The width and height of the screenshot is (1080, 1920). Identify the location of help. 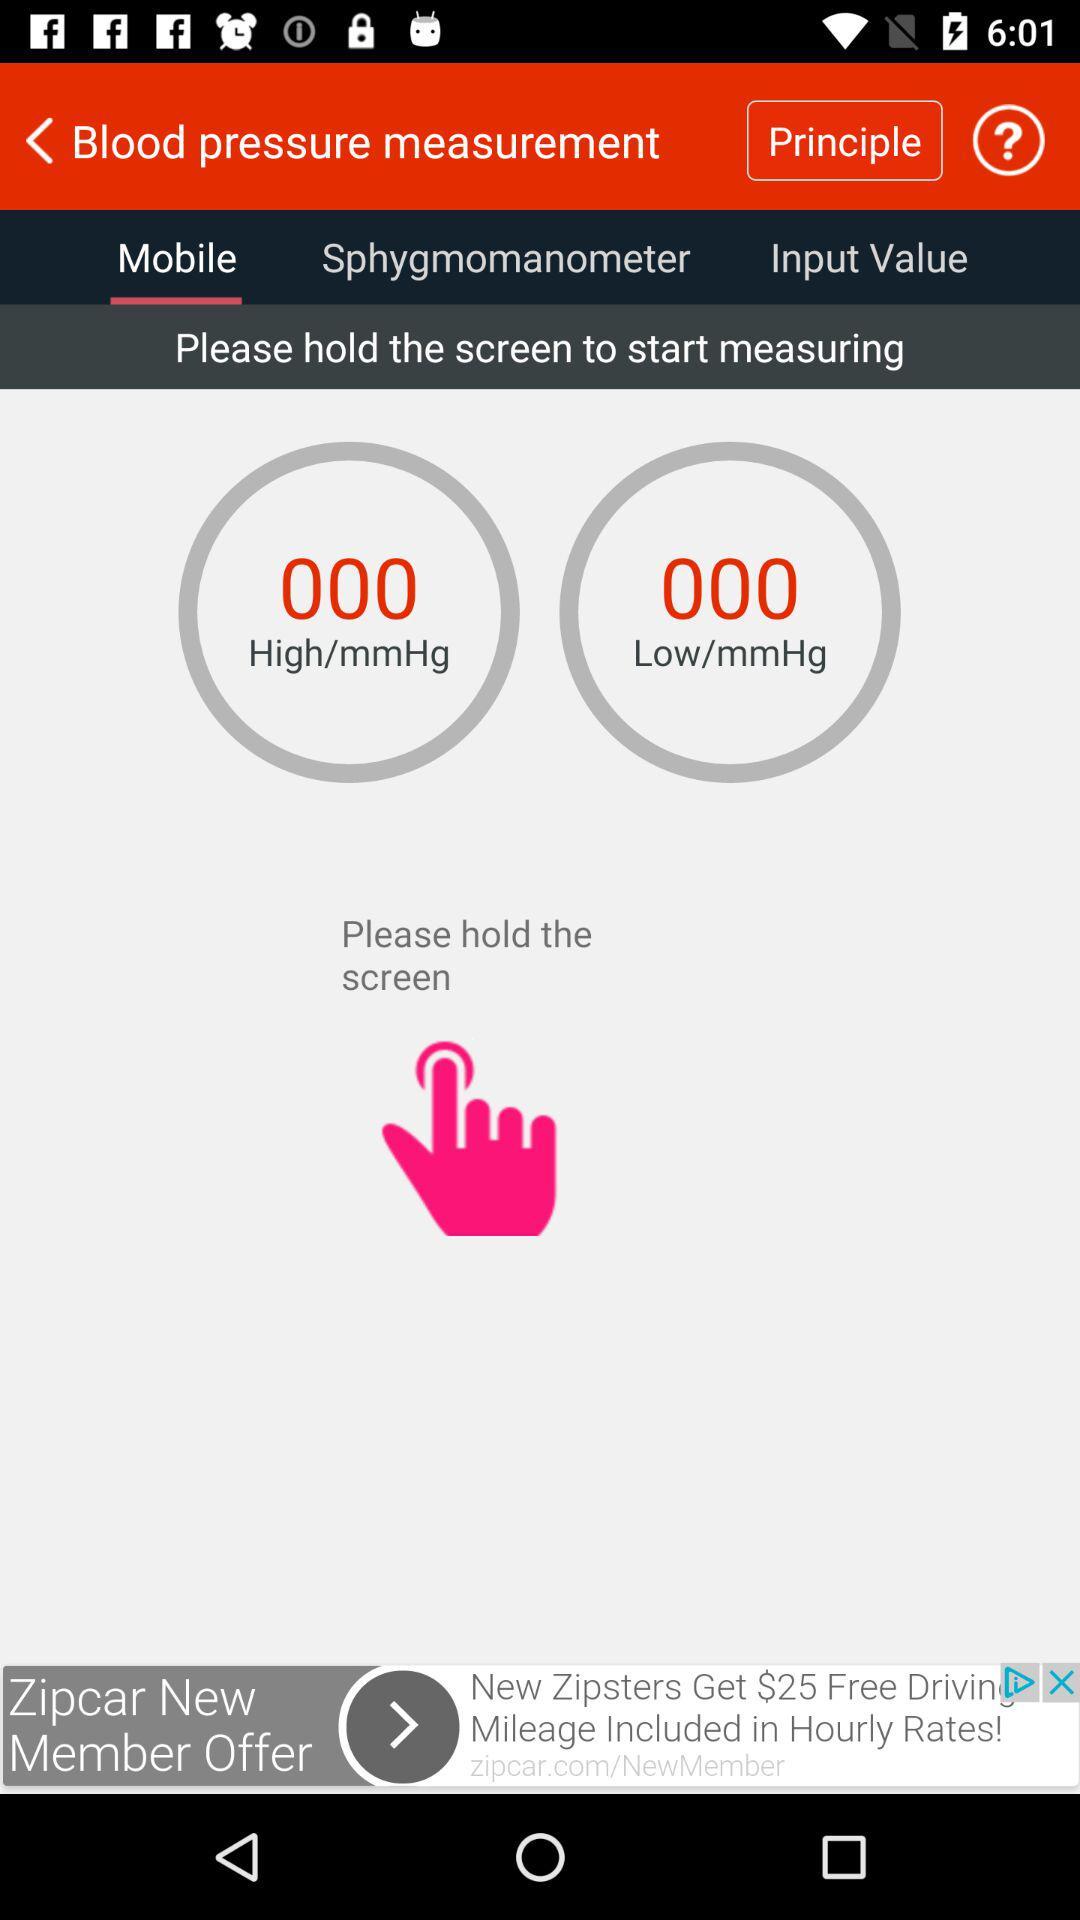
(1008, 139).